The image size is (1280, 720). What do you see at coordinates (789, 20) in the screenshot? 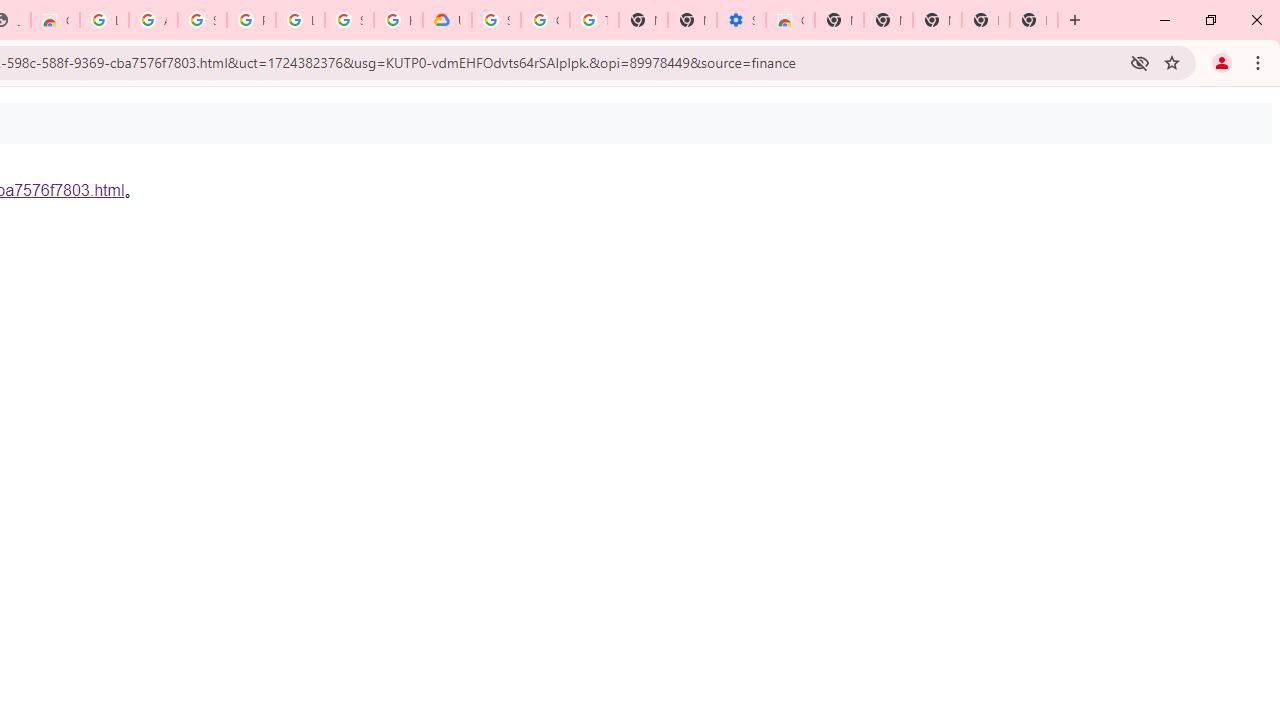
I see `'Chrome Web Store - Accessibility extensions'` at bounding box center [789, 20].